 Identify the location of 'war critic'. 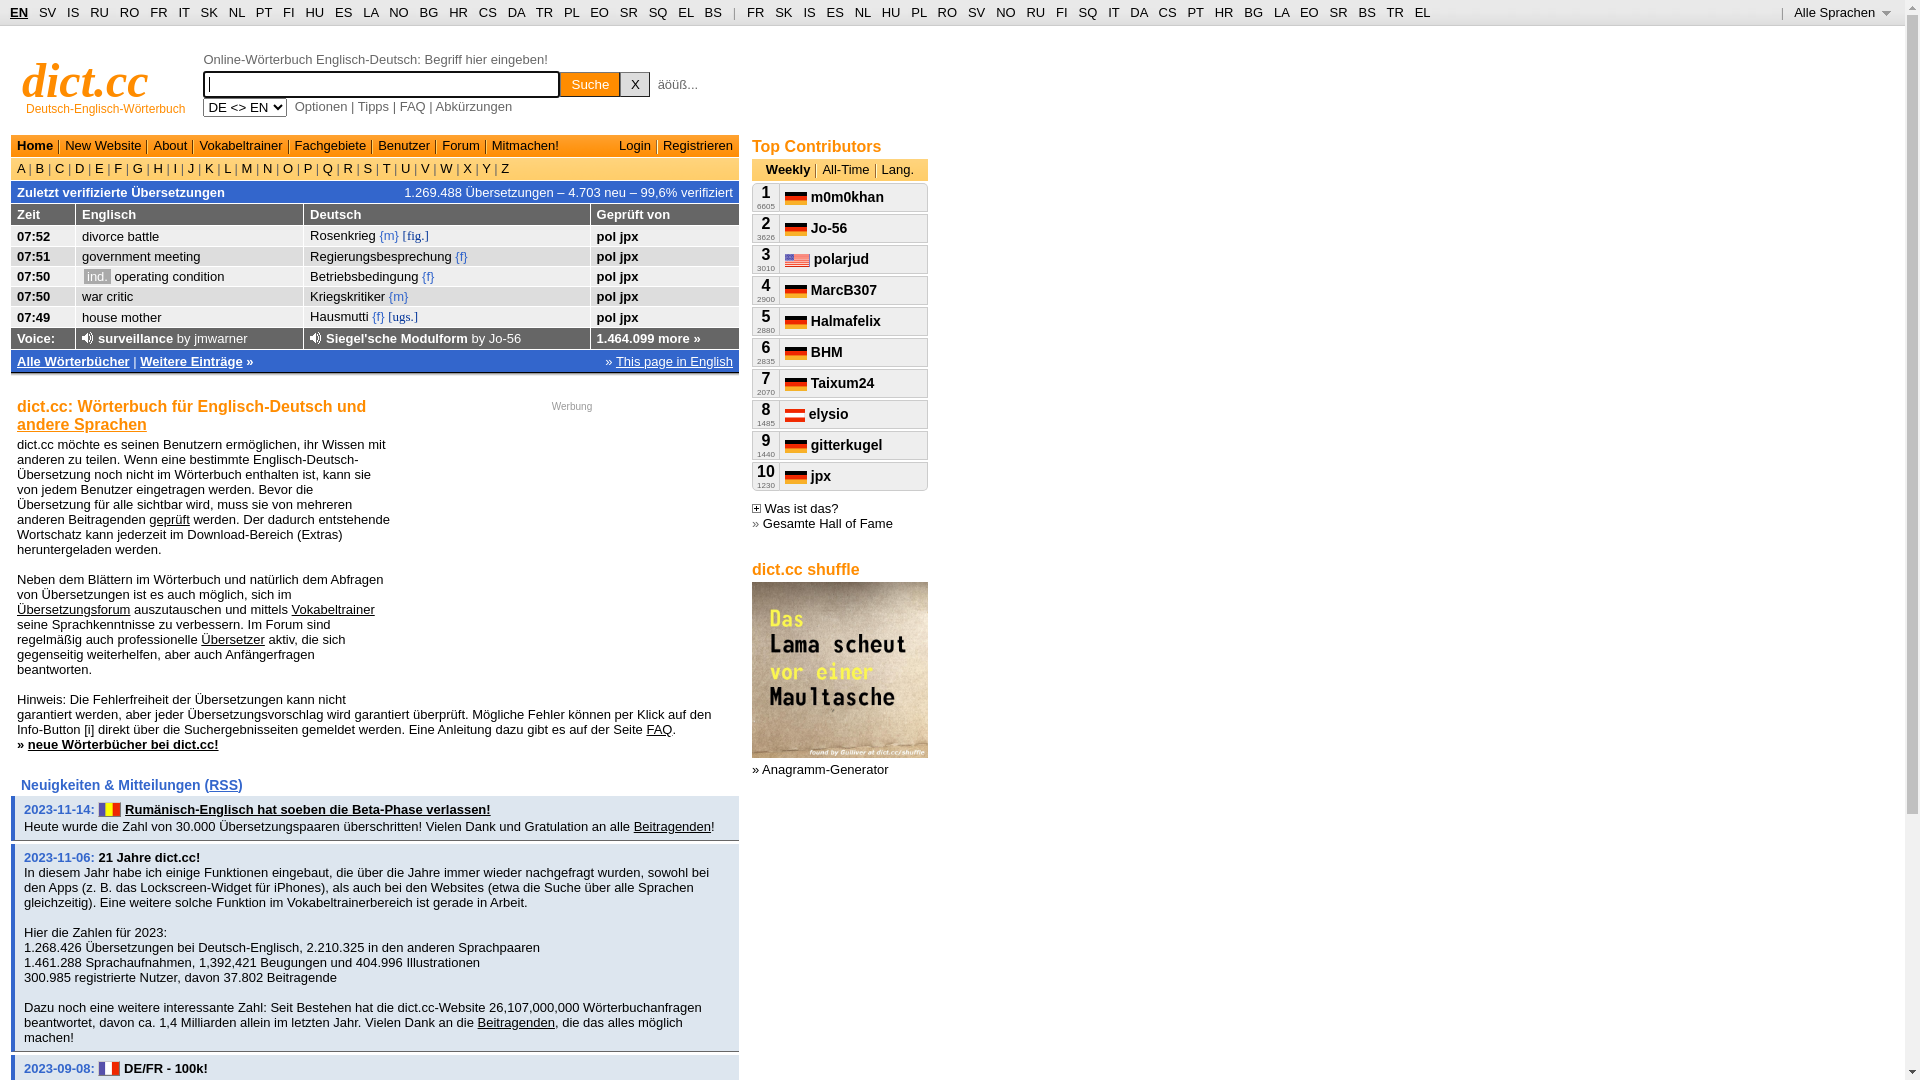
(106, 296).